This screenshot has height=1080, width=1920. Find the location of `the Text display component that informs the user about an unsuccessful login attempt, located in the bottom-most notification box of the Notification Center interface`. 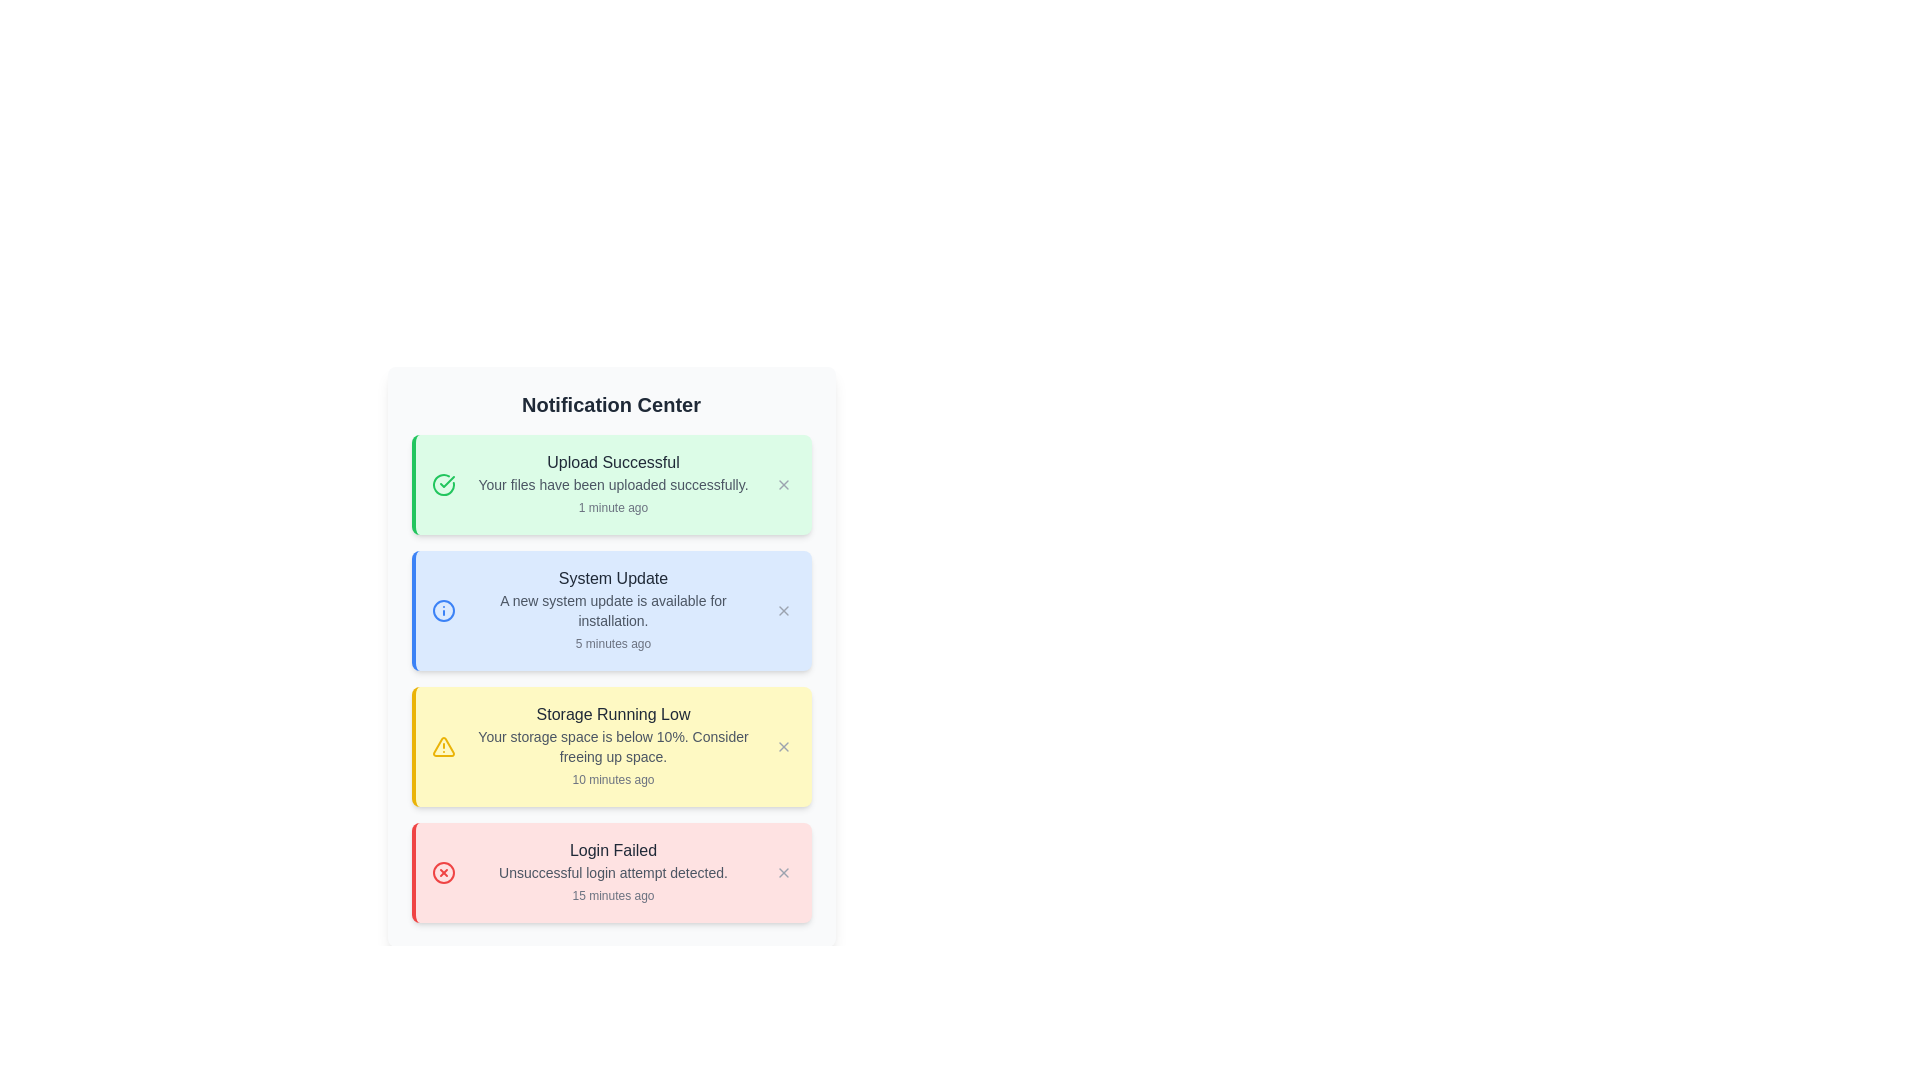

the Text display component that informs the user about an unsuccessful login attempt, located in the bottom-most notification box of the Notification Center interface is located at coordinates (612, 871).